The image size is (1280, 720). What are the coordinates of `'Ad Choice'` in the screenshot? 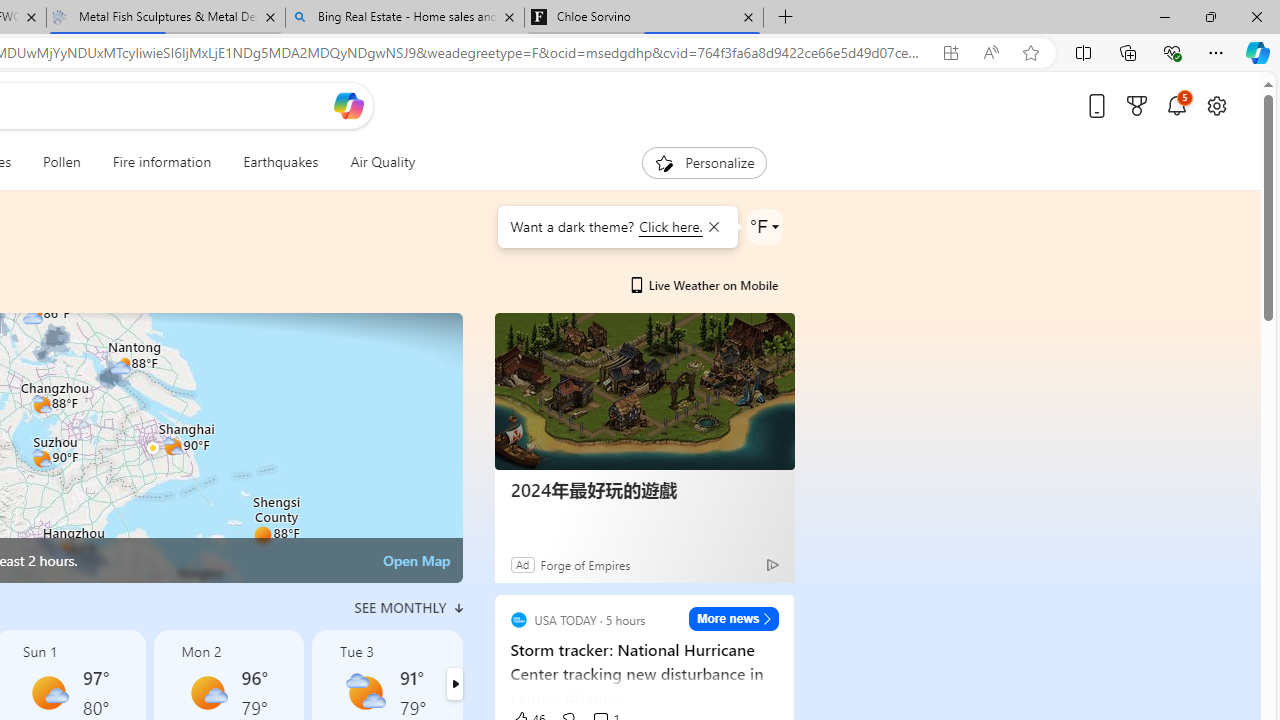 It's located at (771, 564).